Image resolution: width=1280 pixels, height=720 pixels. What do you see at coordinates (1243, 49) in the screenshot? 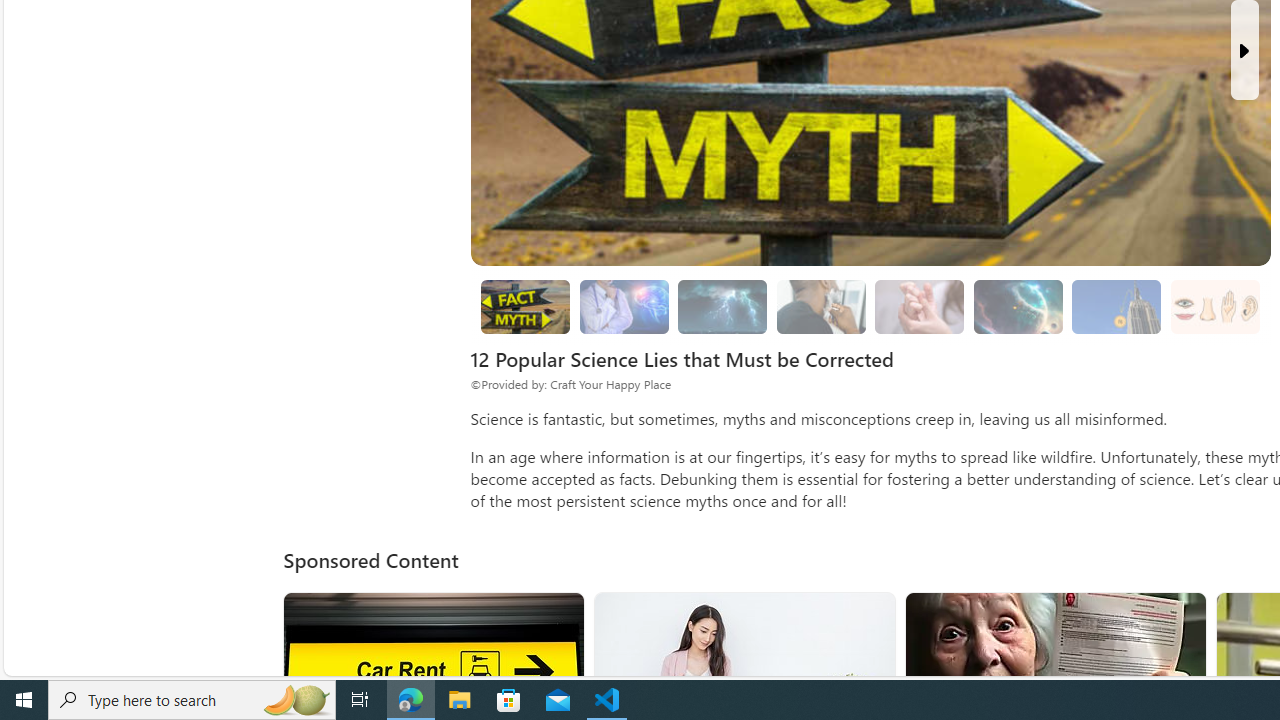
I see `'Next Slide'` at bounding box center [1243, 49].